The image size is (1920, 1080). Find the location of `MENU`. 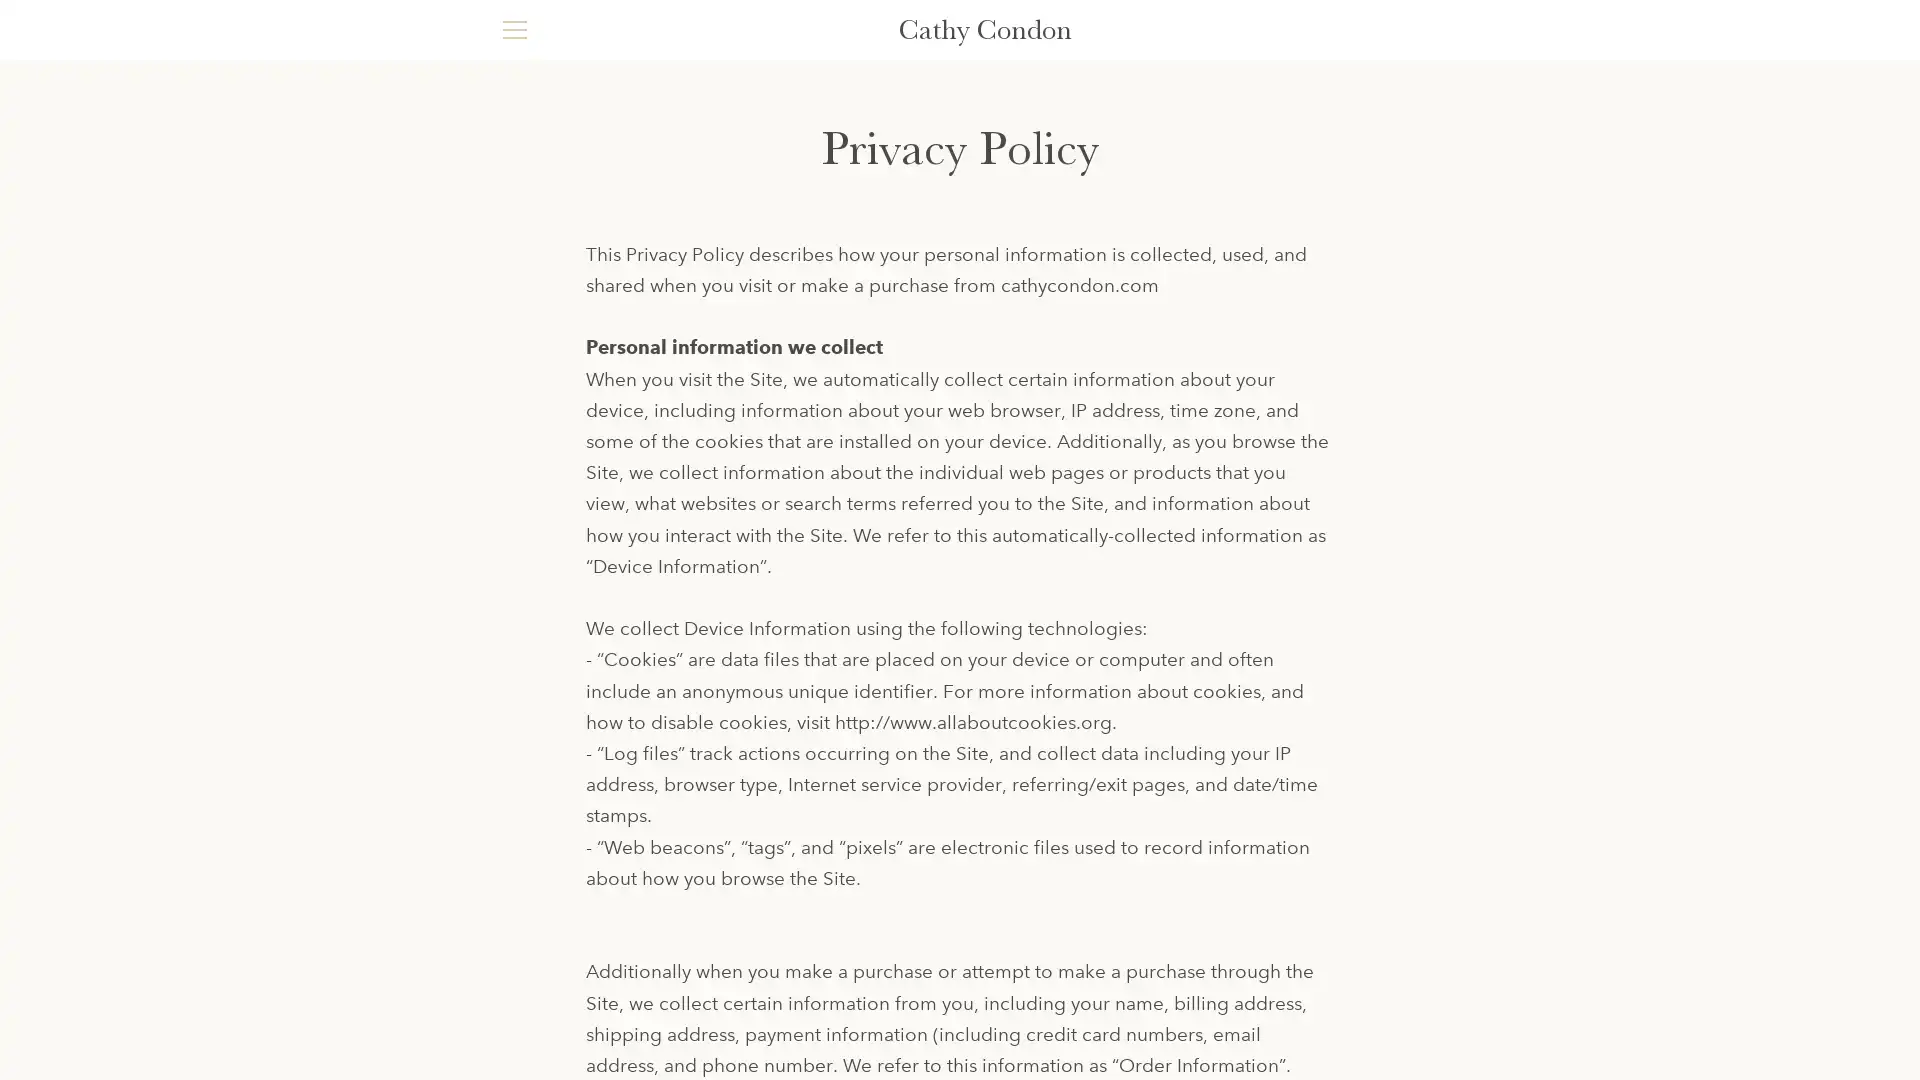

MENU is located at coordinates (514, 30).